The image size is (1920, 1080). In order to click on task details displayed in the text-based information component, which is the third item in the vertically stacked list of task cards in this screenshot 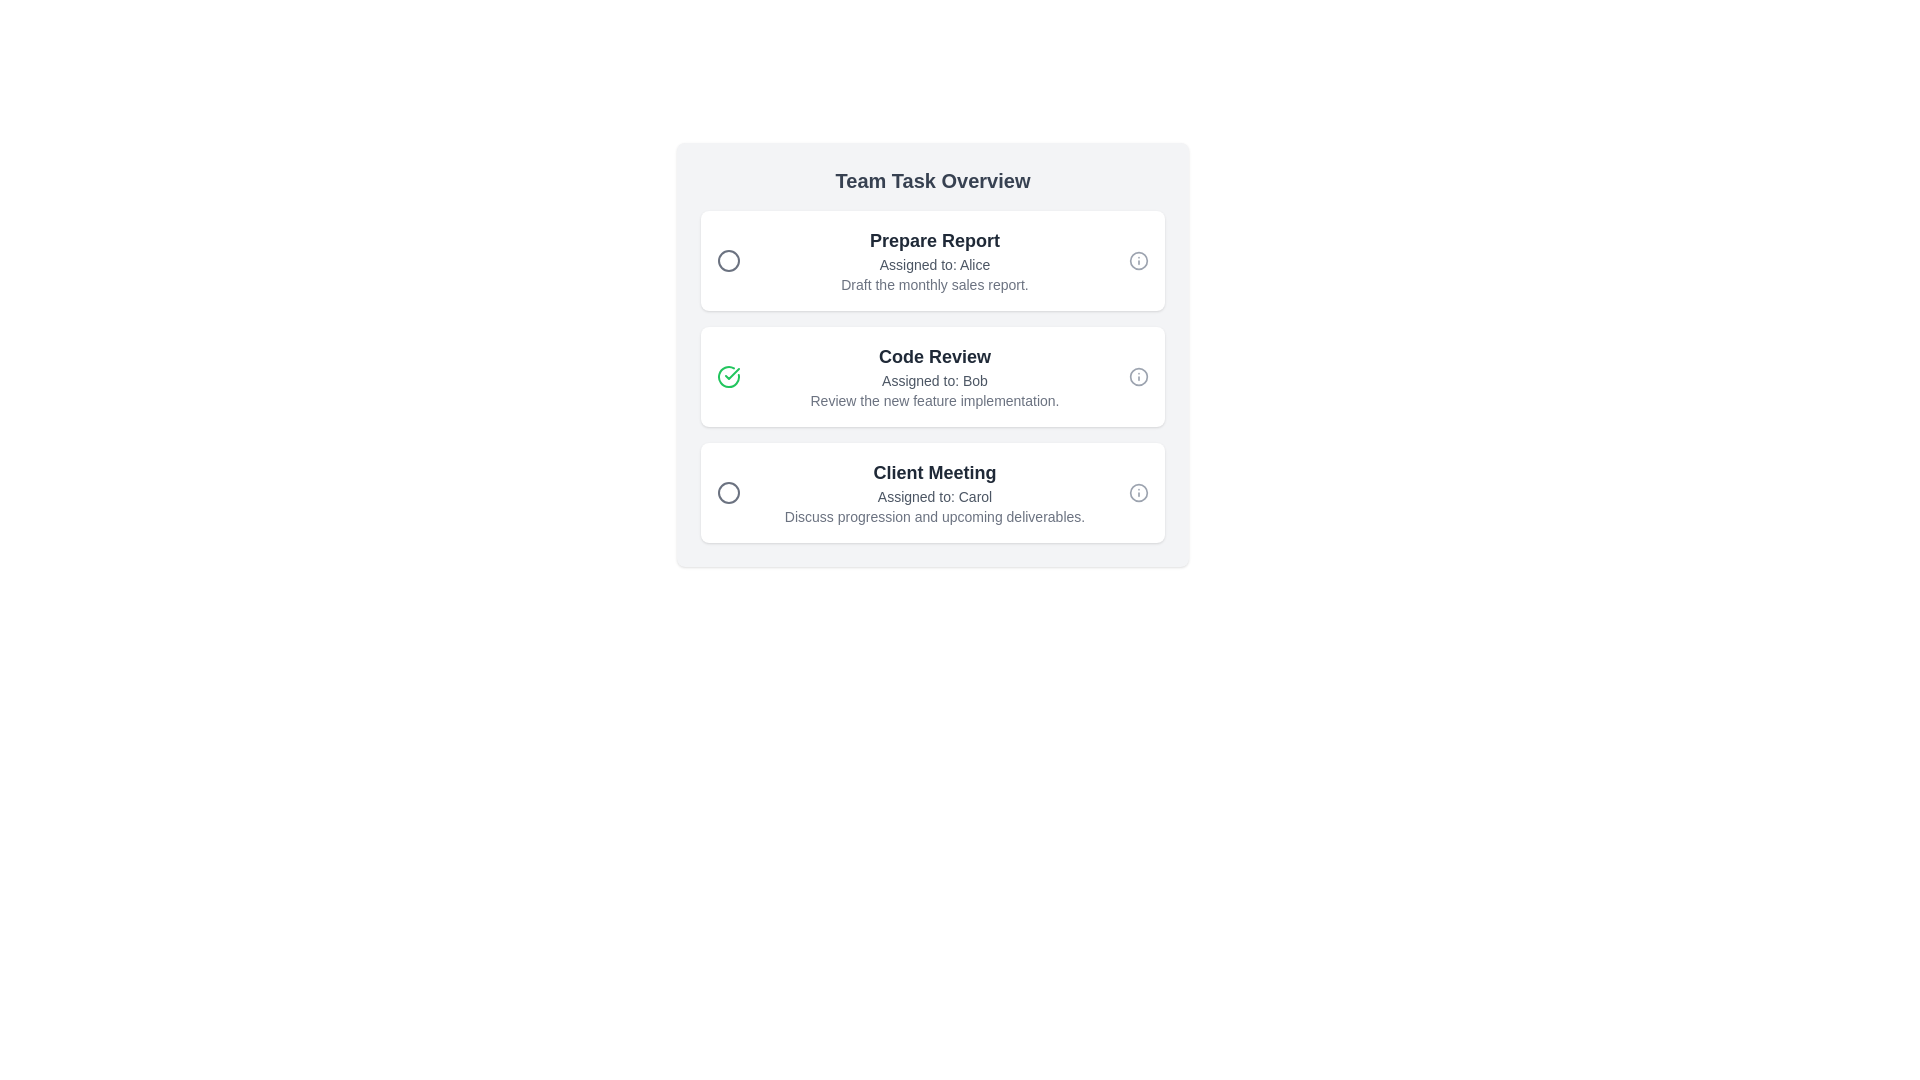, I will do `click(934, 493)`.